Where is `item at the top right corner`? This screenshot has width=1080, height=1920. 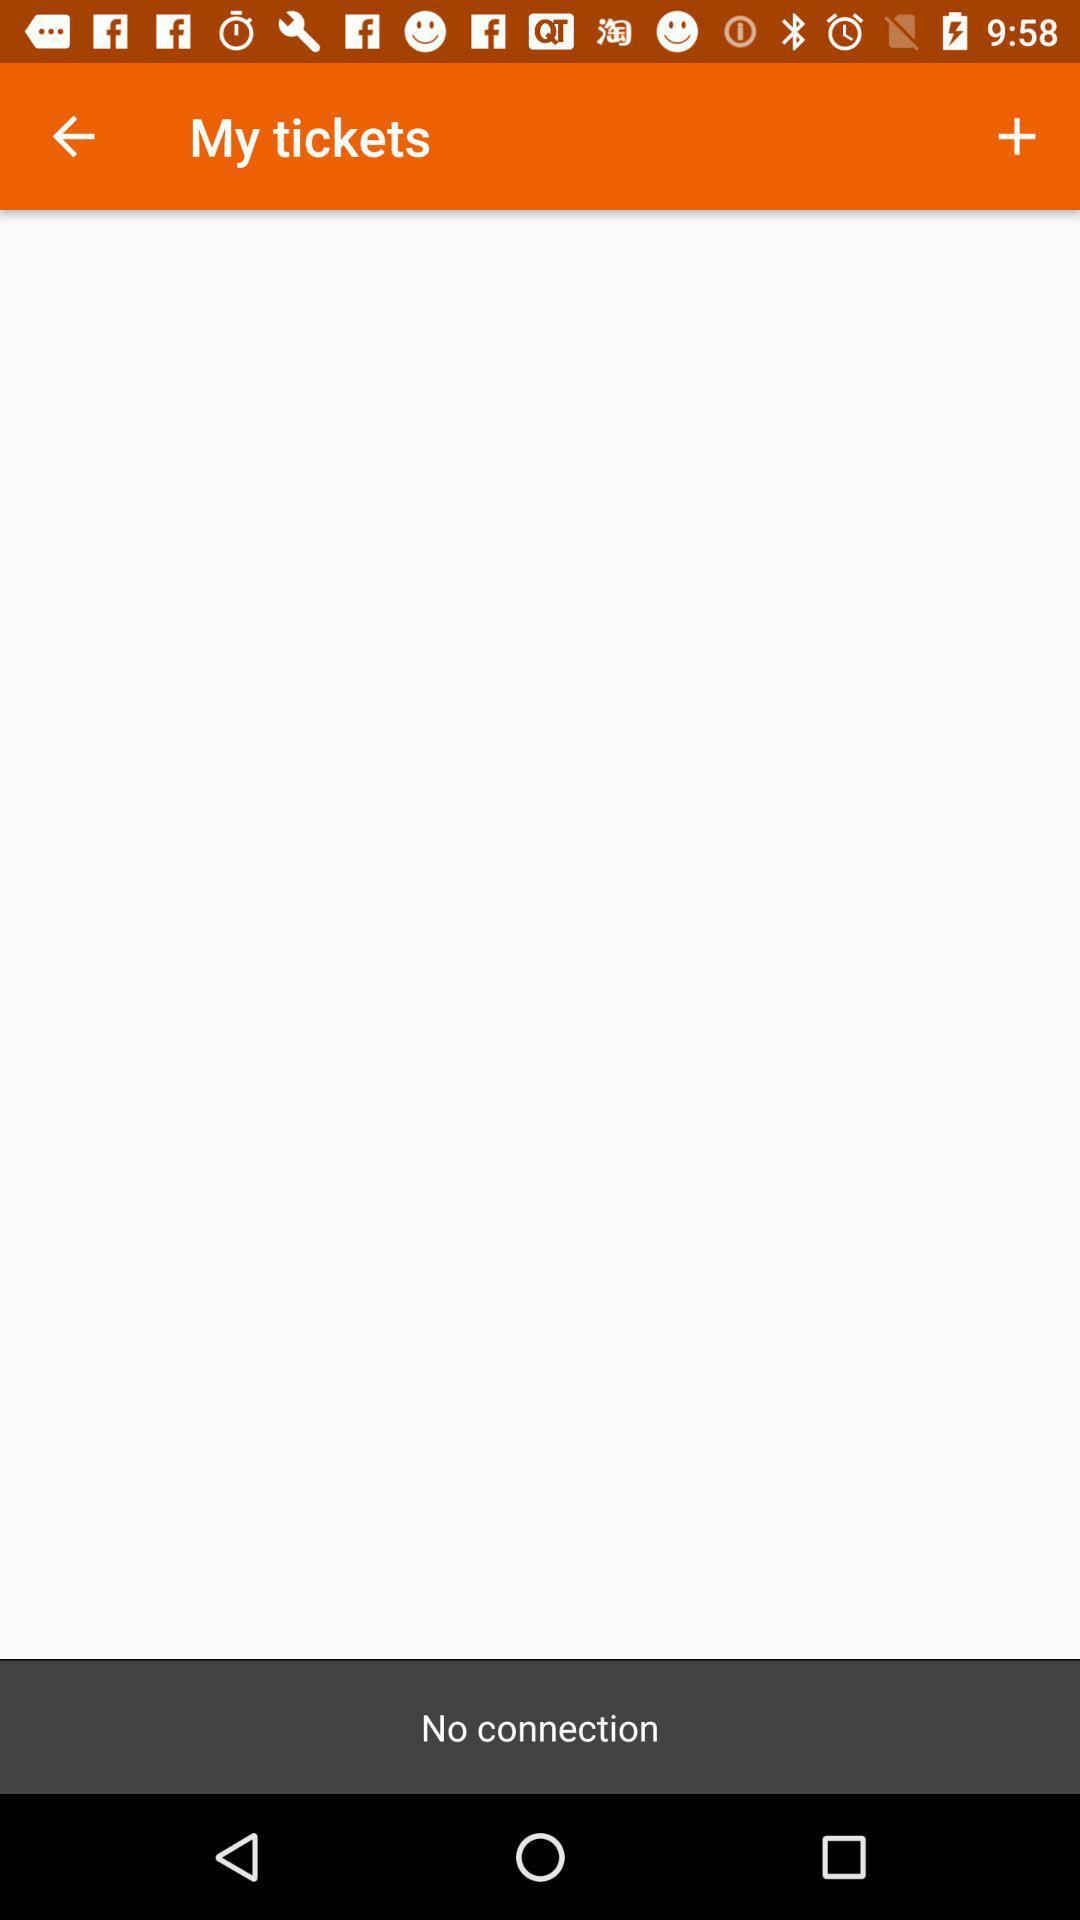
item at the top right corner is located at coordinates (1017, 135).